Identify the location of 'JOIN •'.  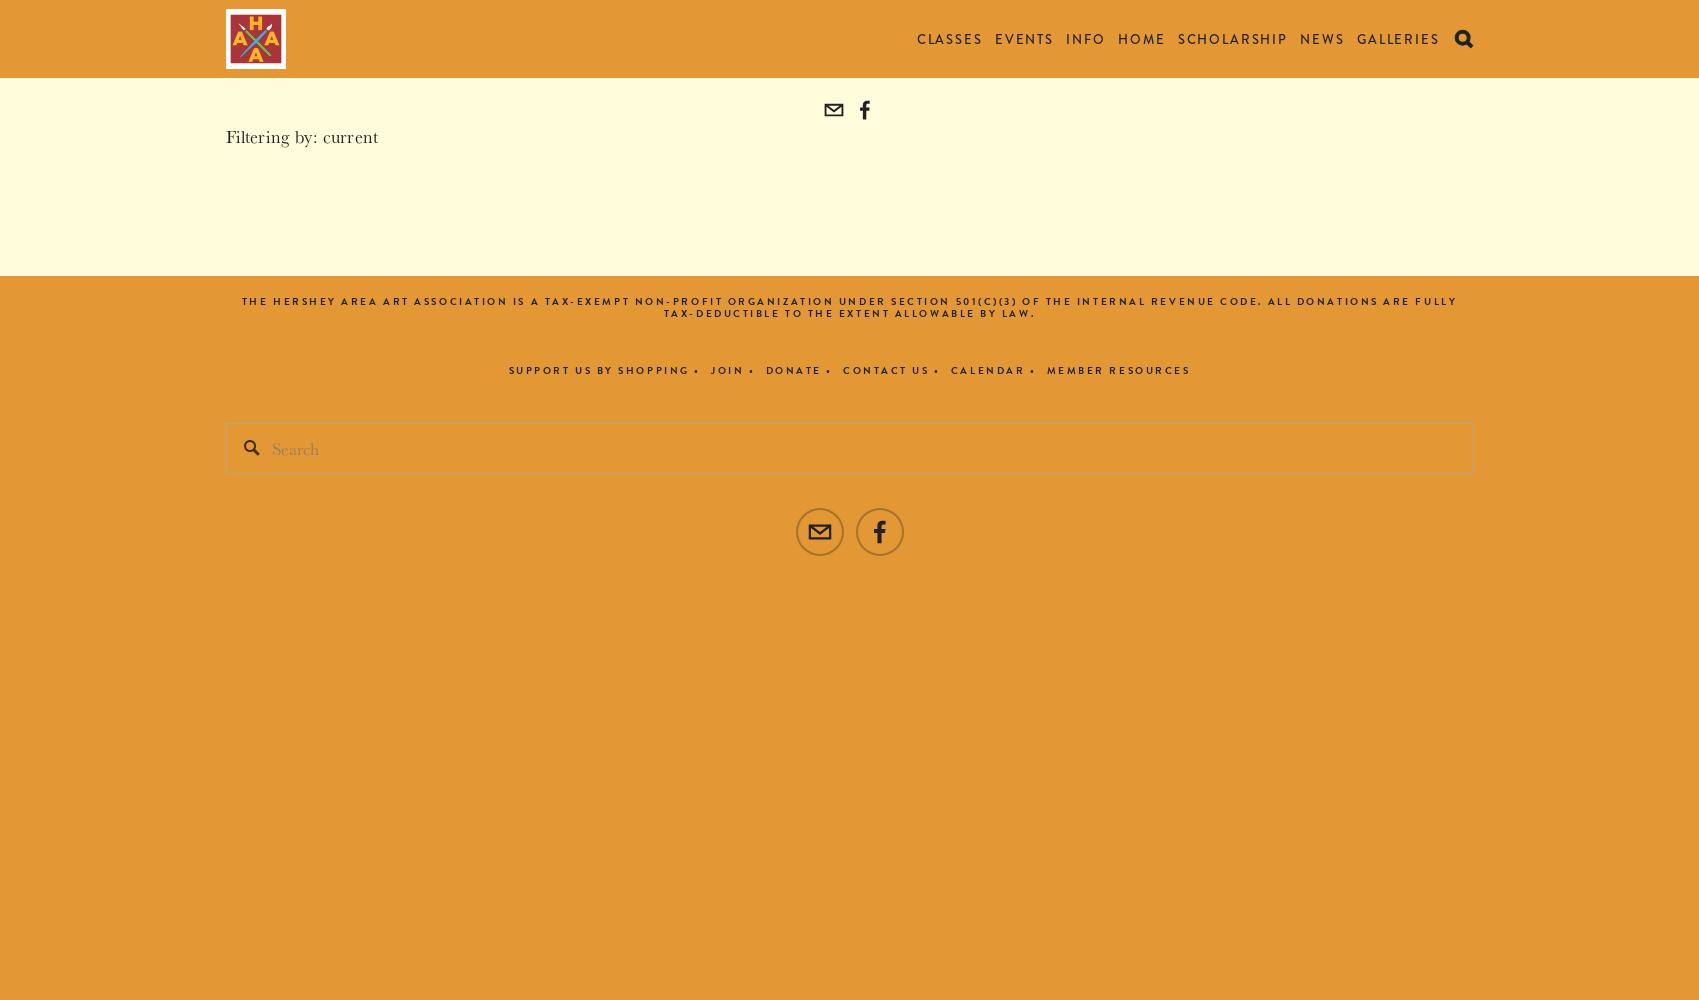
(731, 369).